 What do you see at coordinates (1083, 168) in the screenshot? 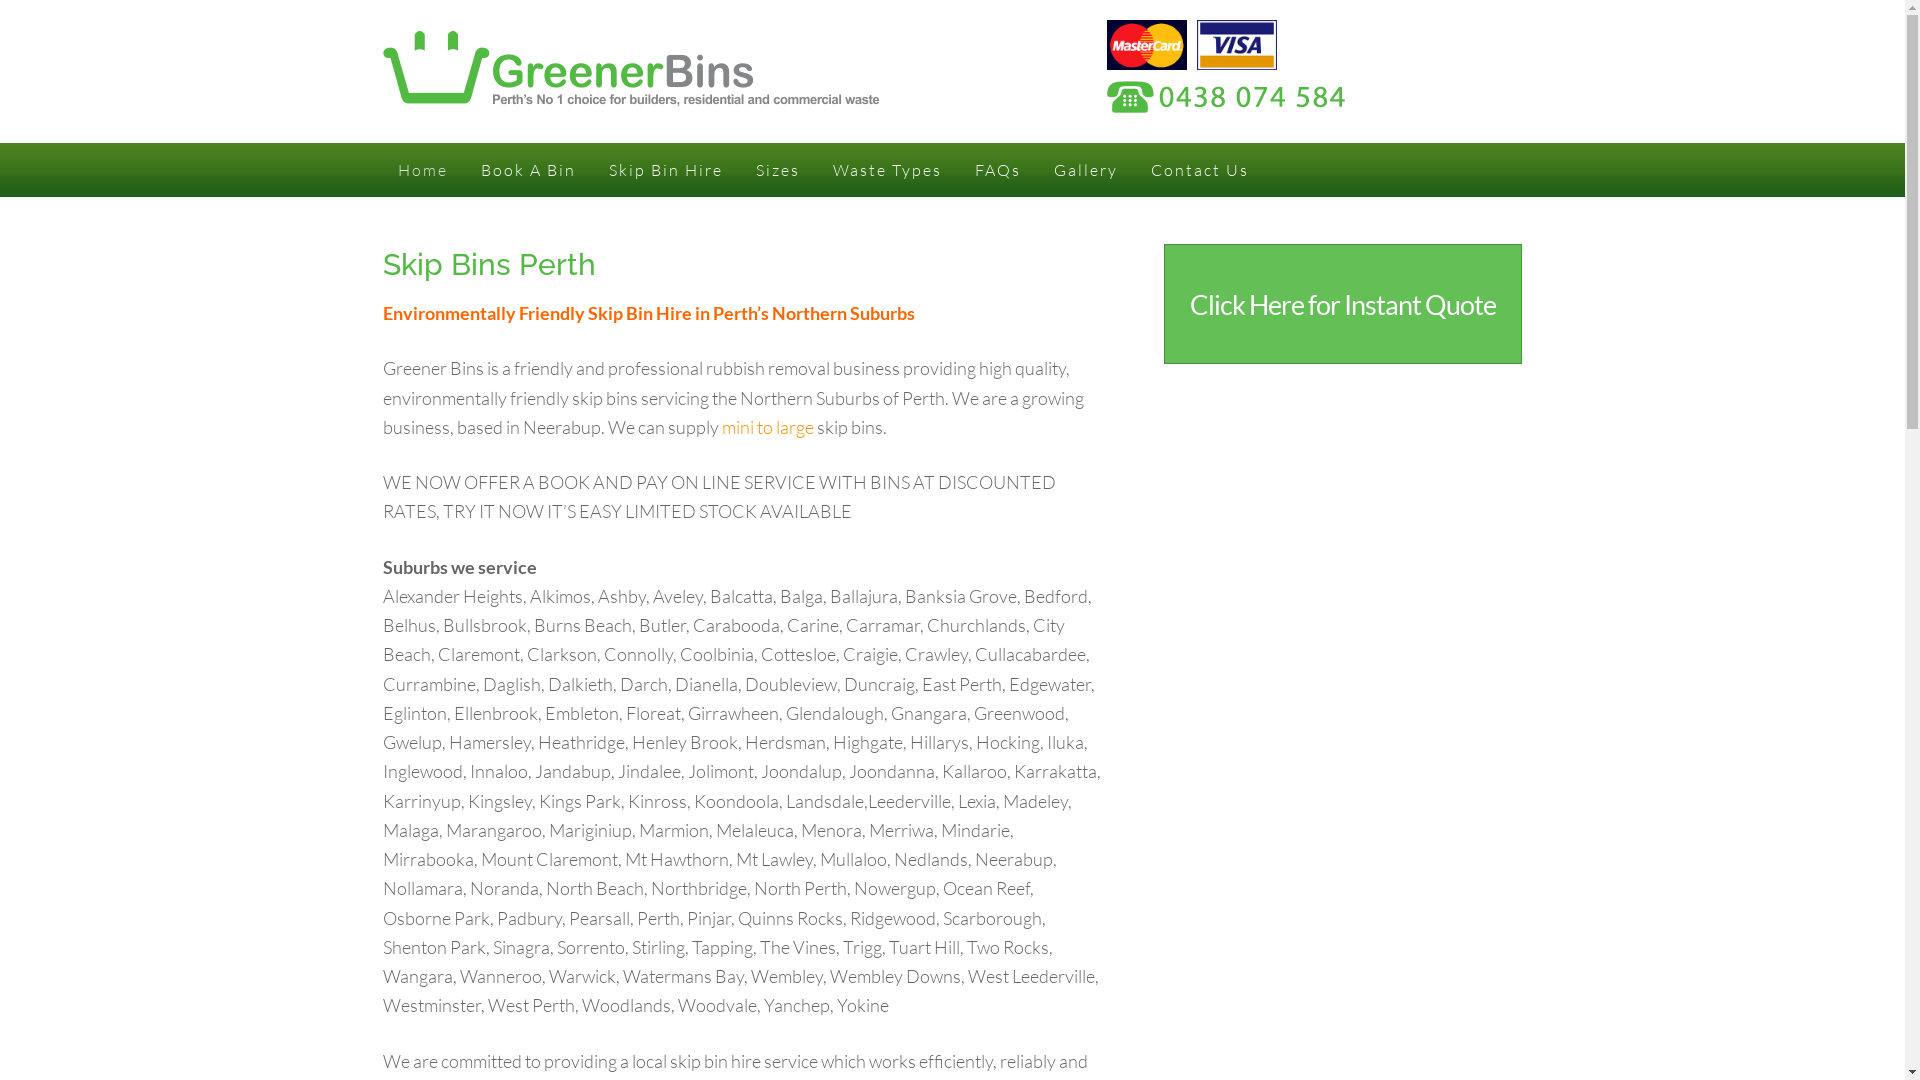
I see `'Gallery'` at bounding box center [1083, 168].